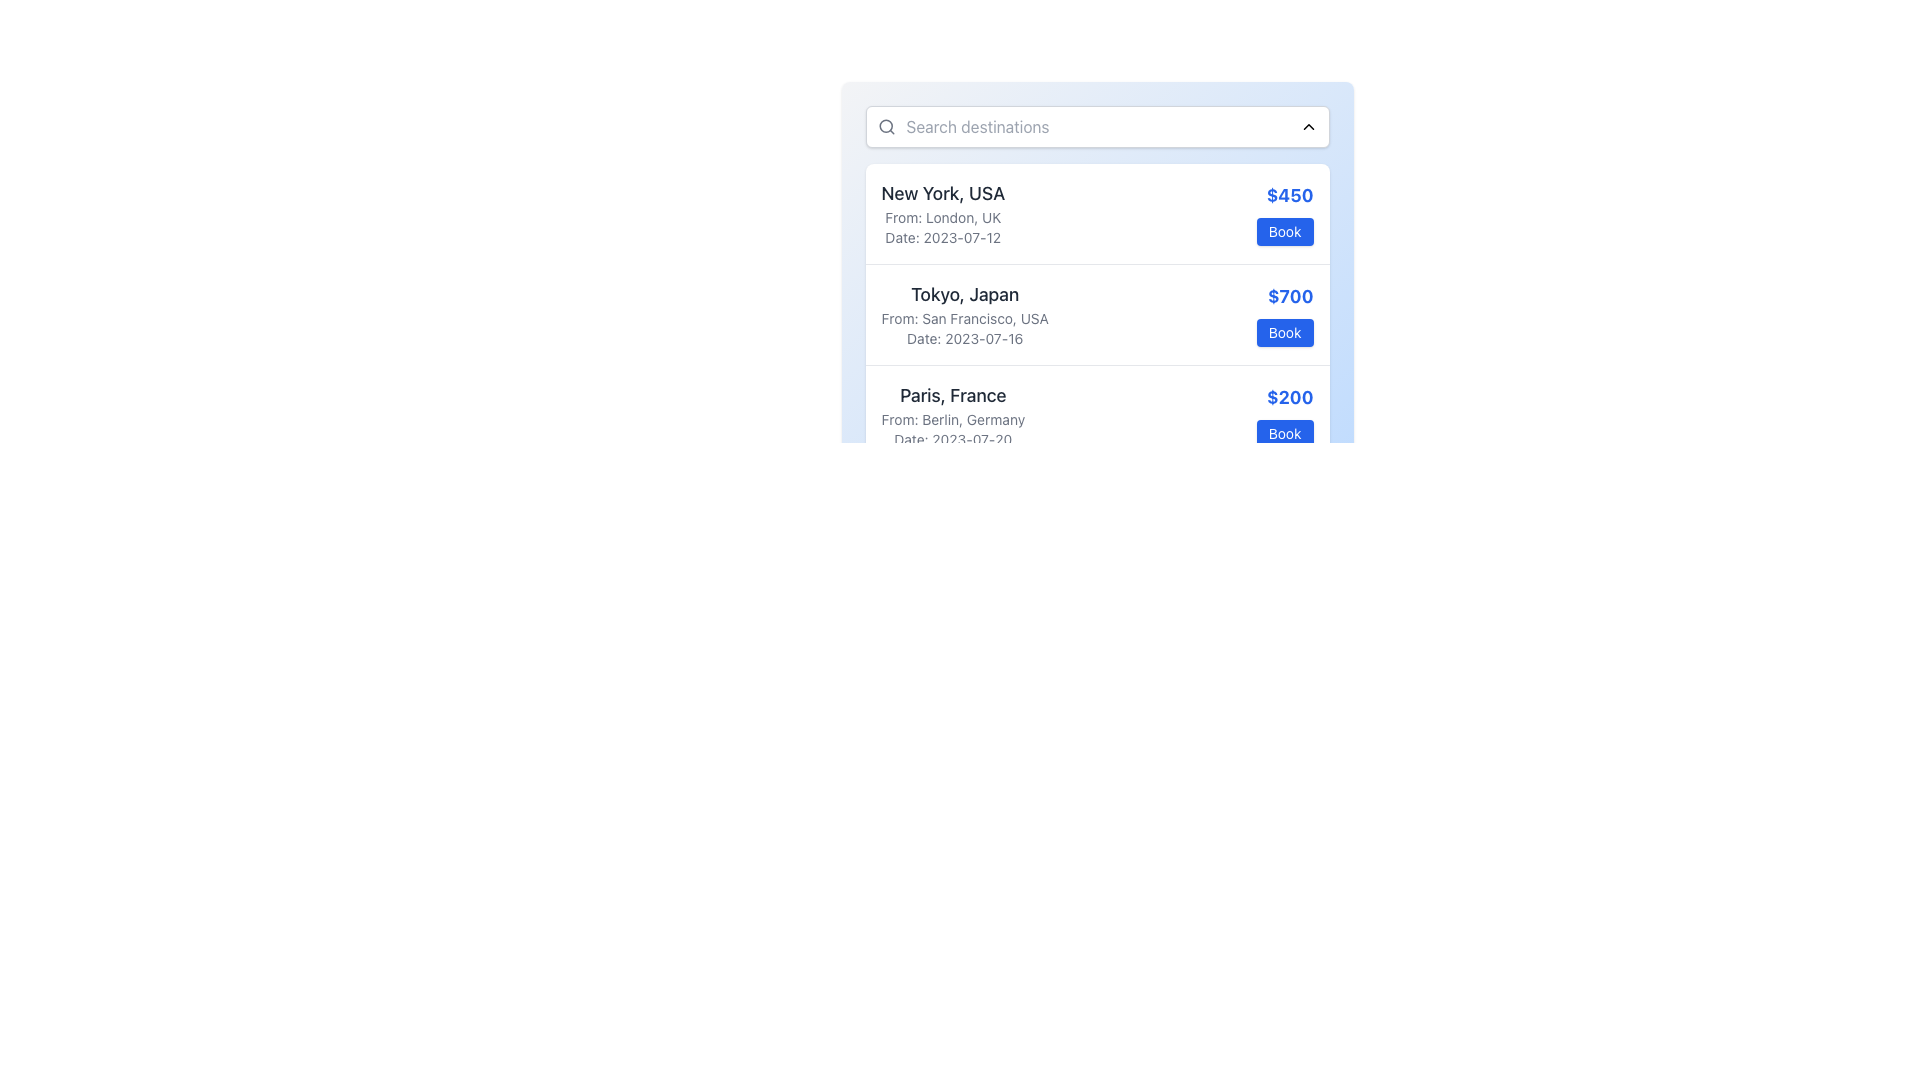 Image resolution: width=1920 pixels, height=1080 pixels. I want to click on price information displayed as '$700' in bold blue font, located at the right end of the card-like section for the trip to Tokyo, Japan, so click(1285, 315).